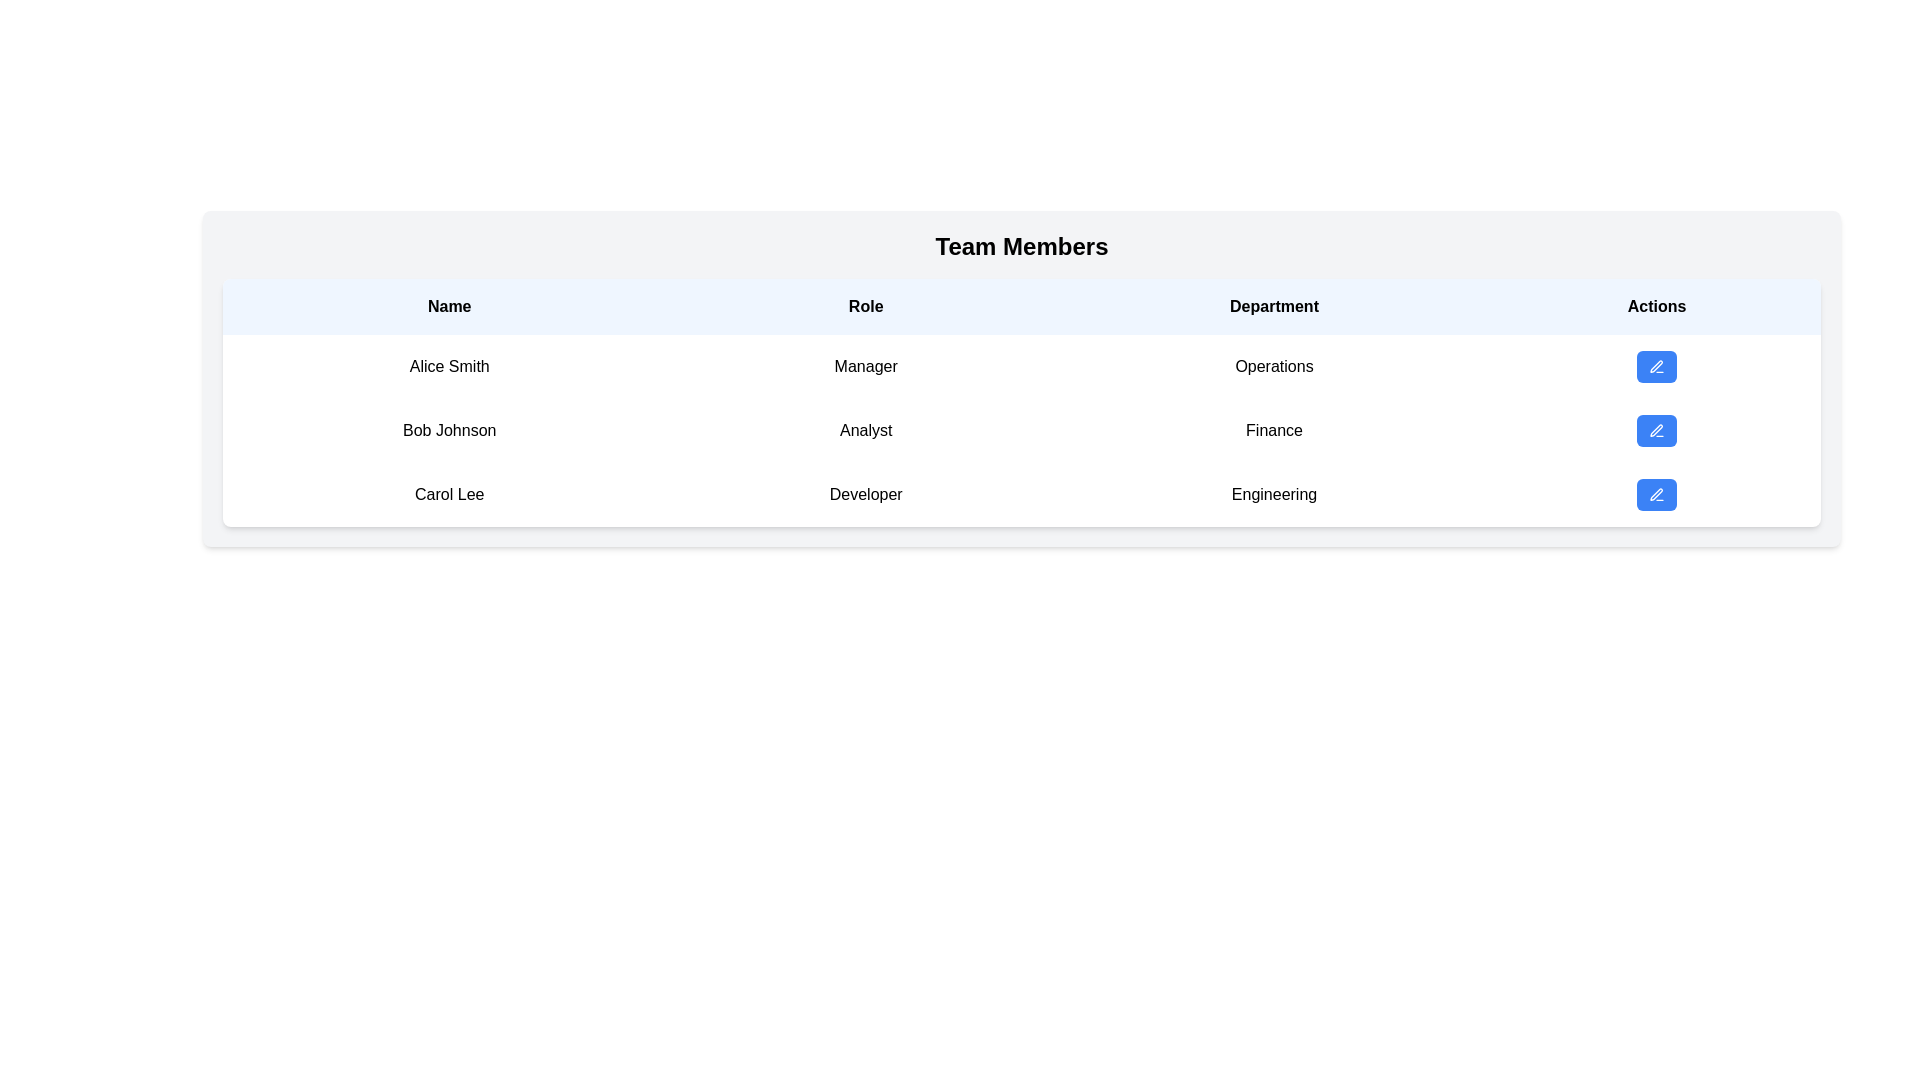 Image resolution: width=1920 pixels, height=1080 pixels. Describe the element at coordinates (1656, 494) in the screenshot. I see `the delete icon button located in the bottom-right corner of the Actions column for the third row associated with 'Carol Lee'` at that location.